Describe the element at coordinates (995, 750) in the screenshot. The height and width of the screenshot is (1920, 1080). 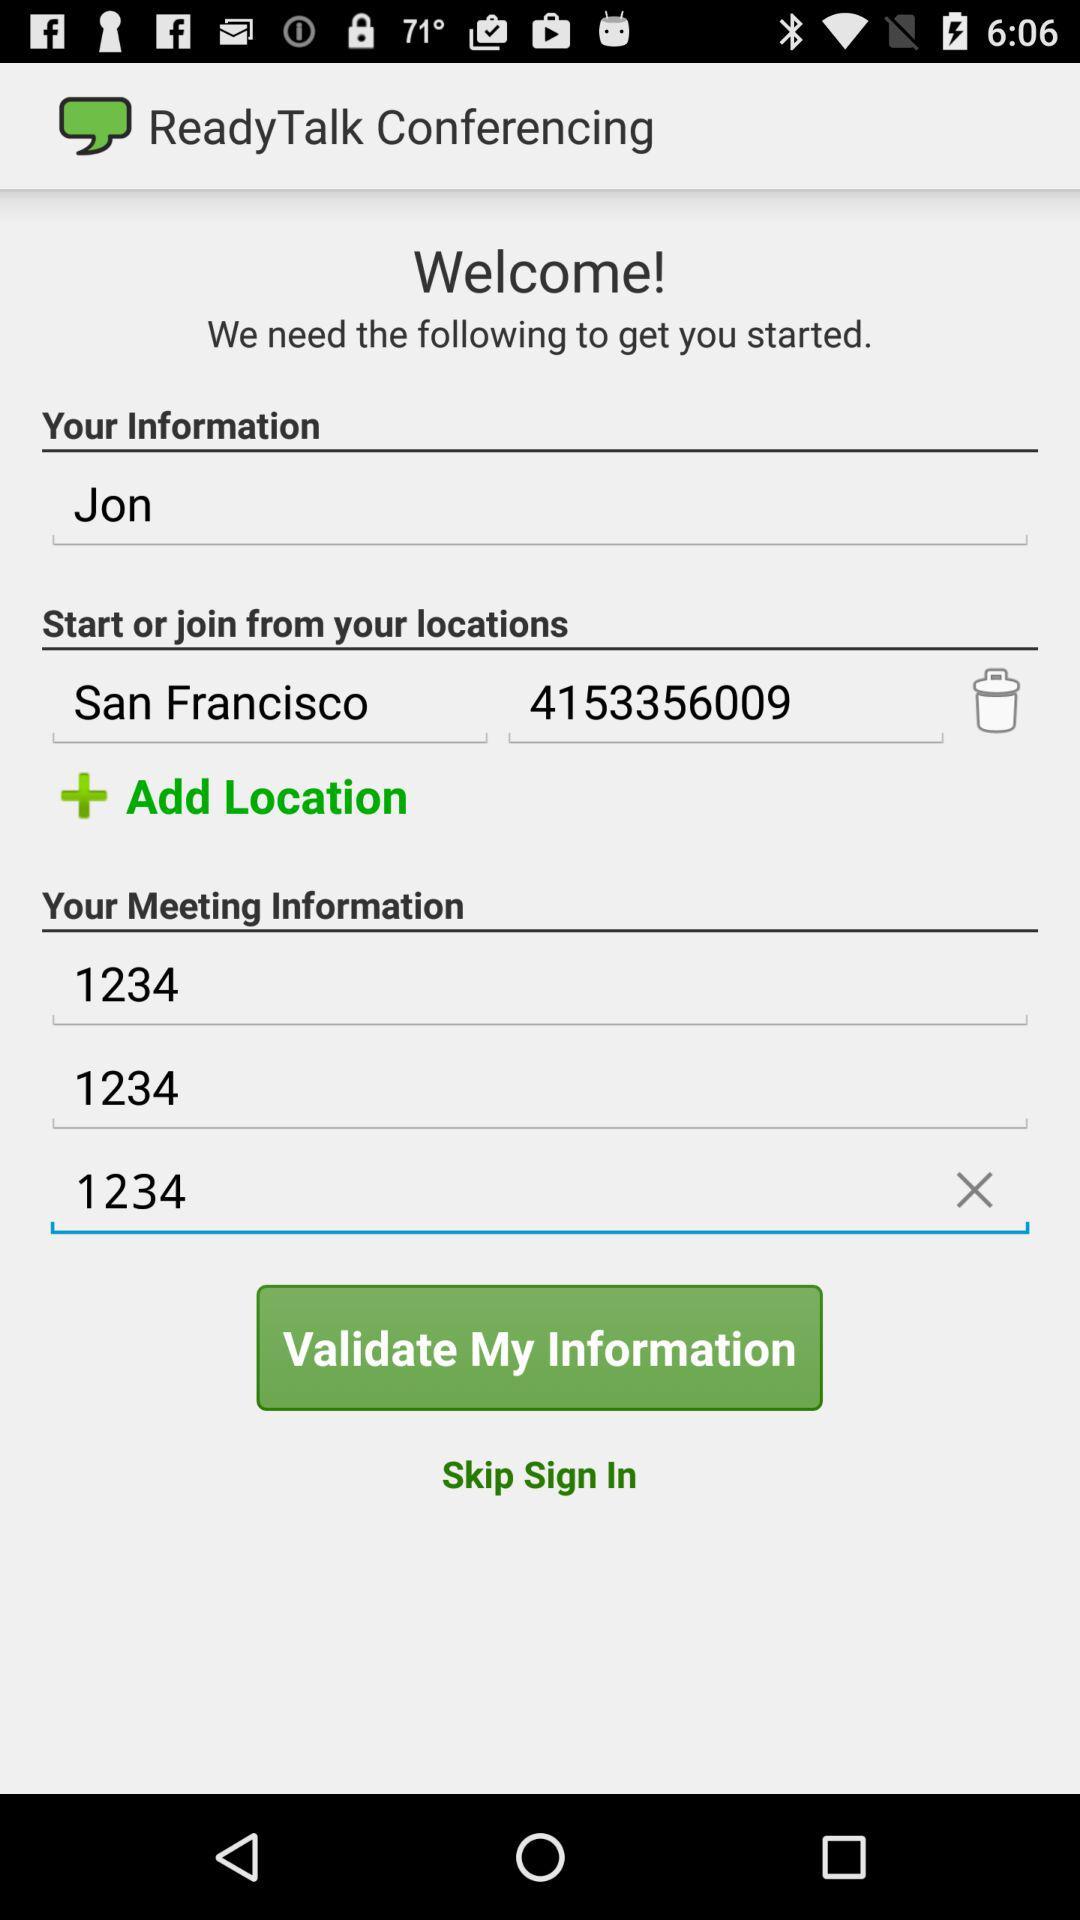
I see `the delete icon` at that location.